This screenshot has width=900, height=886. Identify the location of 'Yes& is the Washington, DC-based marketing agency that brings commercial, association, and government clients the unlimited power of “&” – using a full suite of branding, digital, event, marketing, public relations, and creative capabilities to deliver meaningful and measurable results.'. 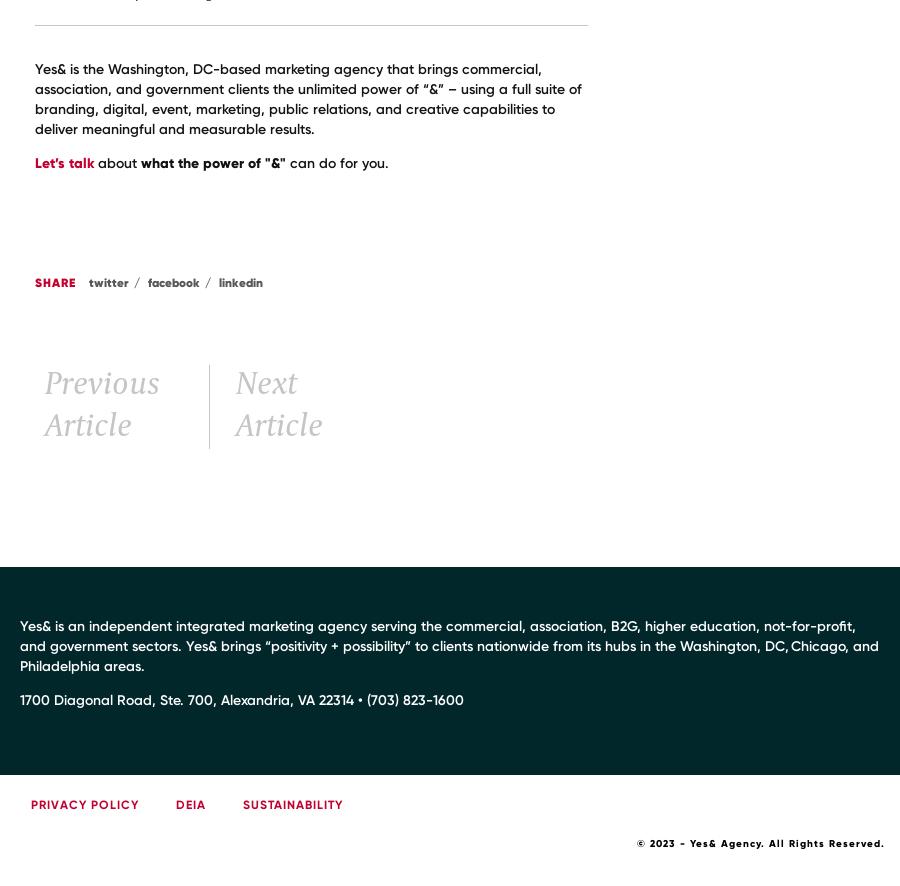
(307, 99).